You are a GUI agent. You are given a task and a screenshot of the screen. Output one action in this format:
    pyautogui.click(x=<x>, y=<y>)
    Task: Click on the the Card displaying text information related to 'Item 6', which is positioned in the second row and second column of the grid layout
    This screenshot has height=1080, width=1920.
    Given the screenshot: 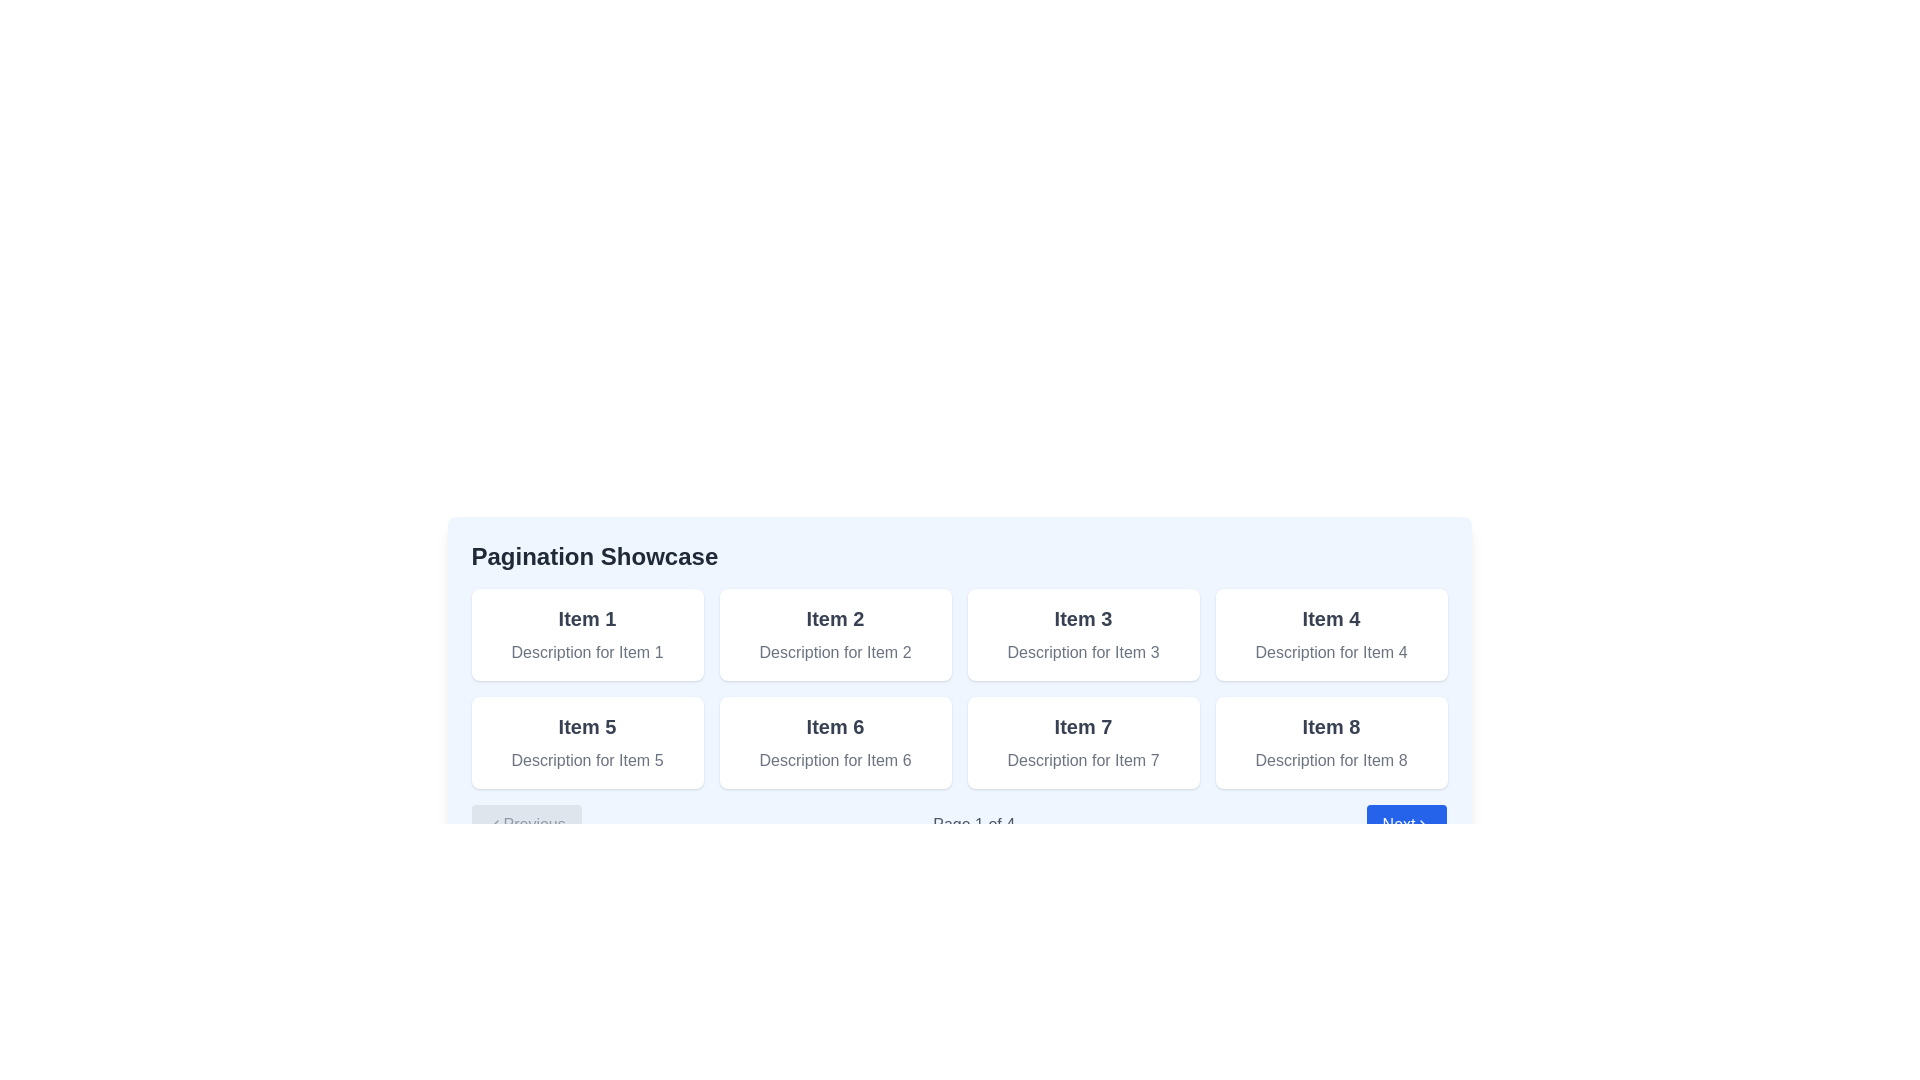 What is the action you would take?
    pyautogui.click(x=835, y=743)
    